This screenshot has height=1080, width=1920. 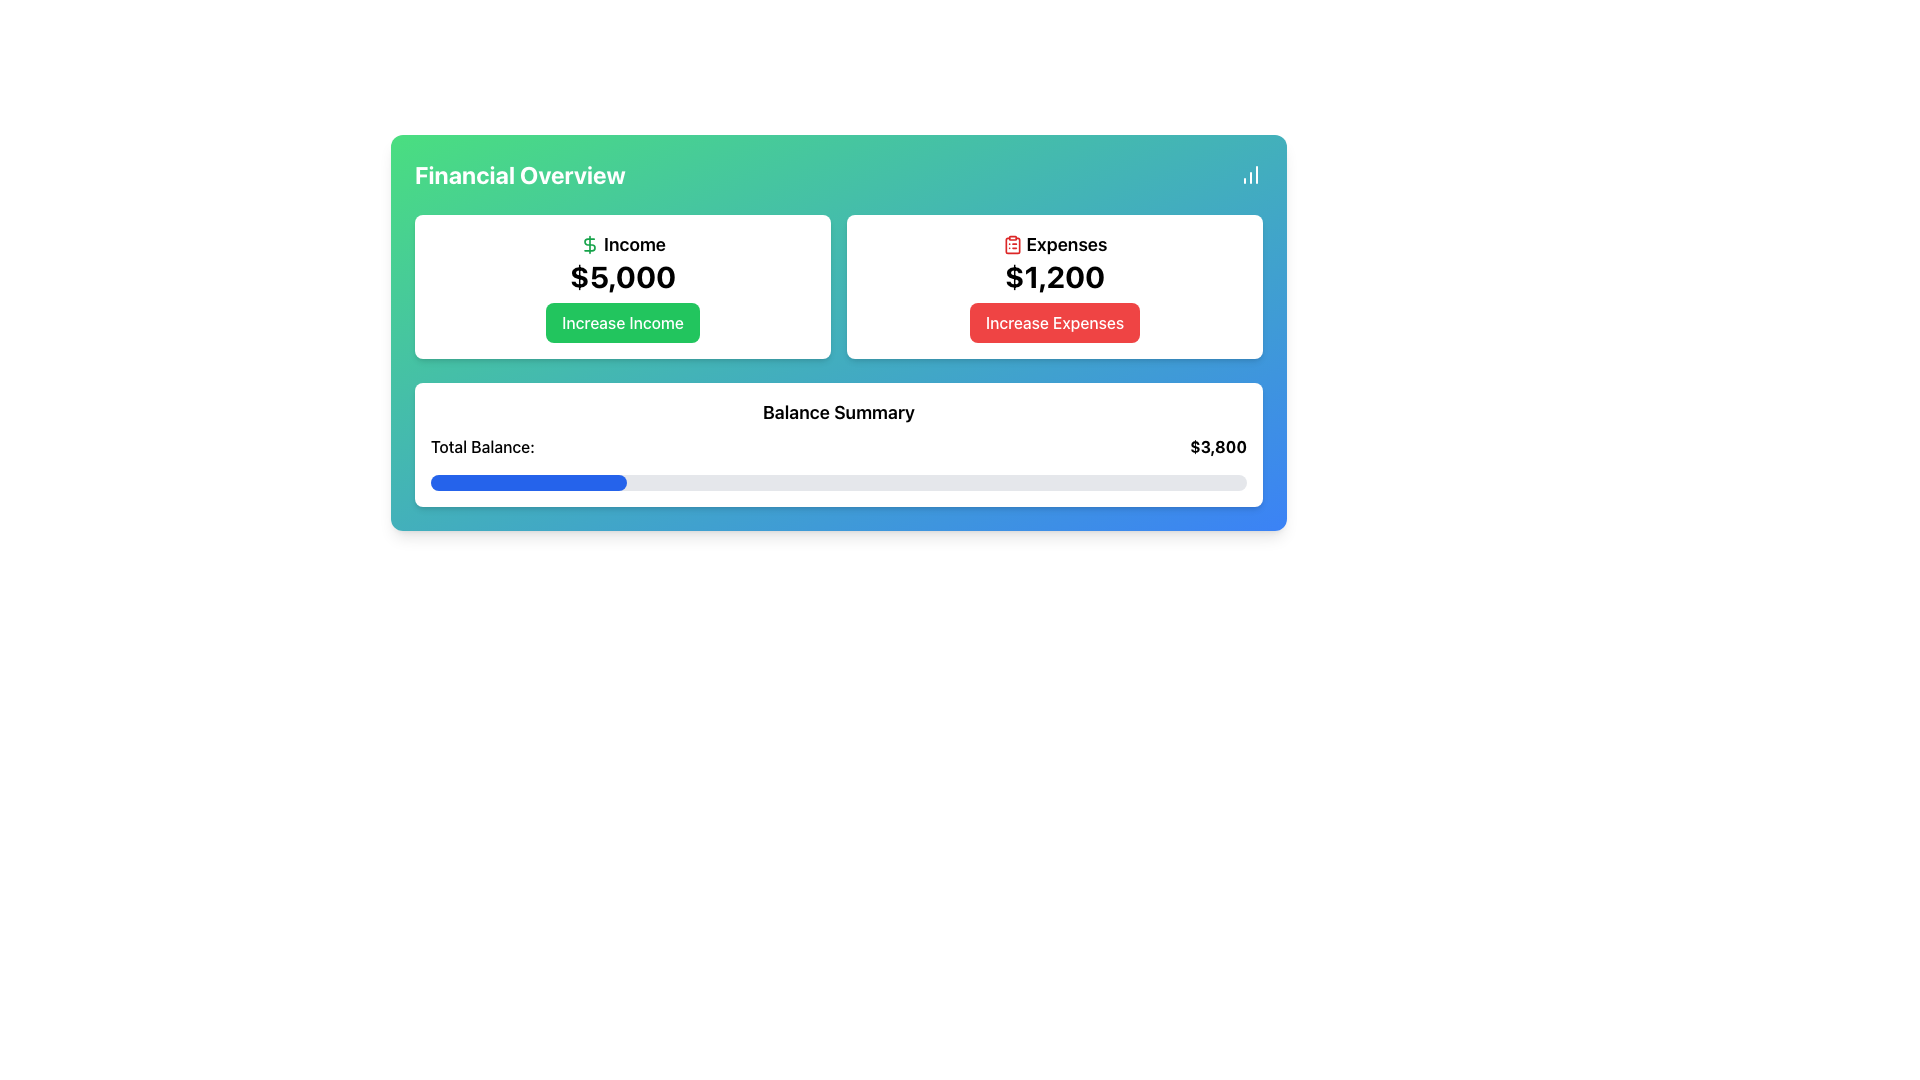 What do you see at coordinates (622, 322) in the screenshot?
I see `the 'Increase Income' button with a green background and white text located in the 'Income' section of the financial overview card to observe the hover effect` at bounding box center [622, 322].